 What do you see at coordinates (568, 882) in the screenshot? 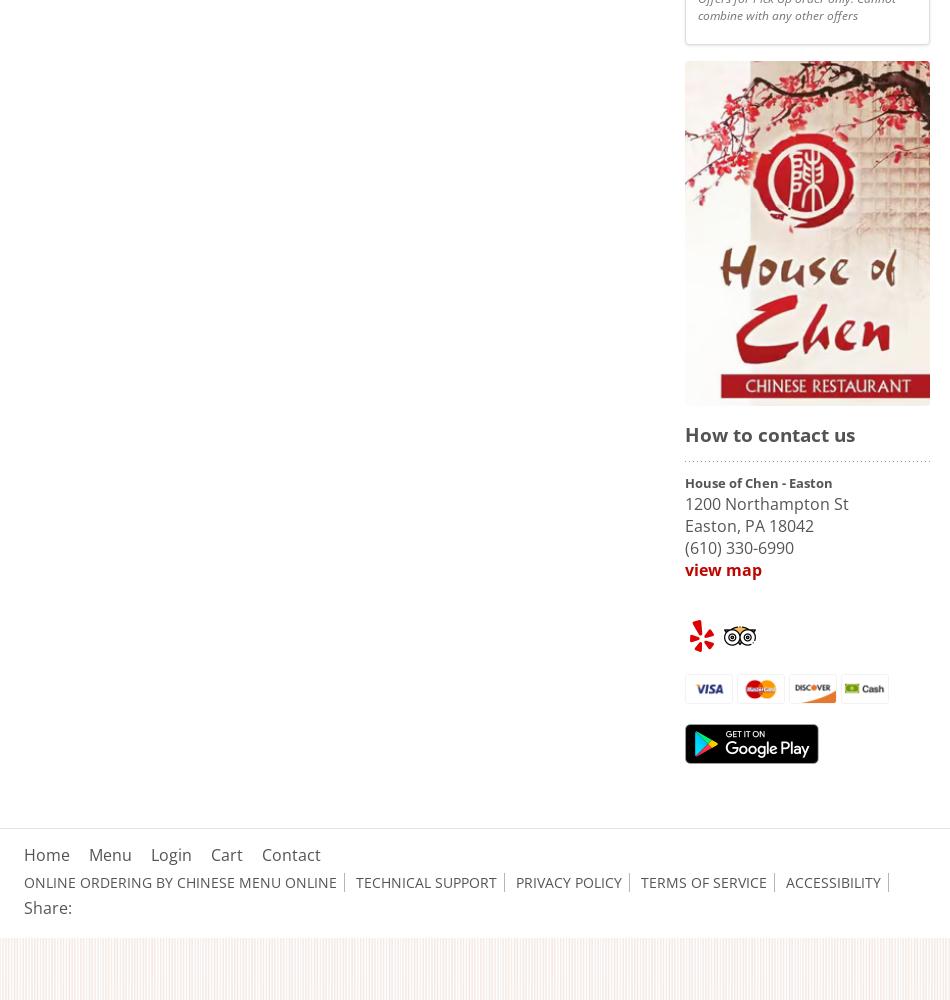
I see `'Privacy Policy'` at bounding box center [568, 882].